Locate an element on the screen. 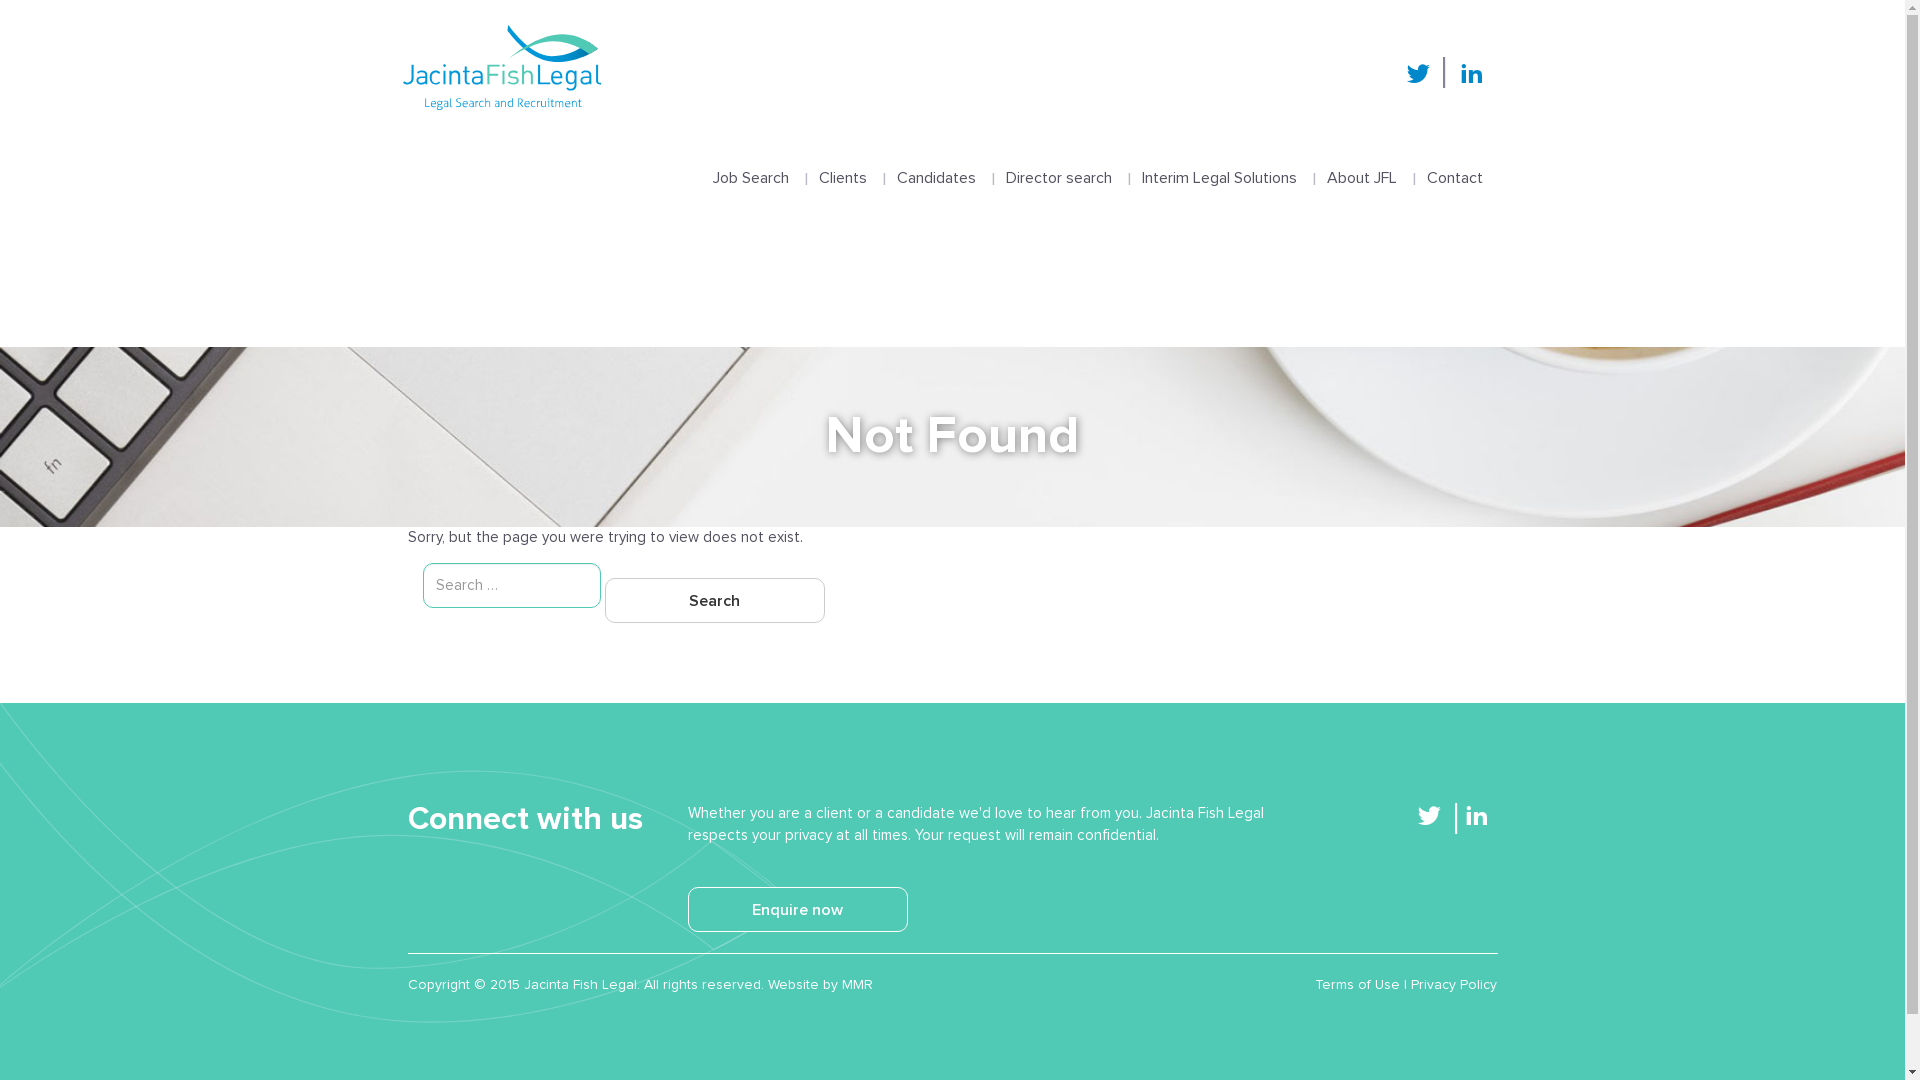 This screenshot has width=1920, height=1080. 'Privacy Policy' is located at coordinates (1454, 983).